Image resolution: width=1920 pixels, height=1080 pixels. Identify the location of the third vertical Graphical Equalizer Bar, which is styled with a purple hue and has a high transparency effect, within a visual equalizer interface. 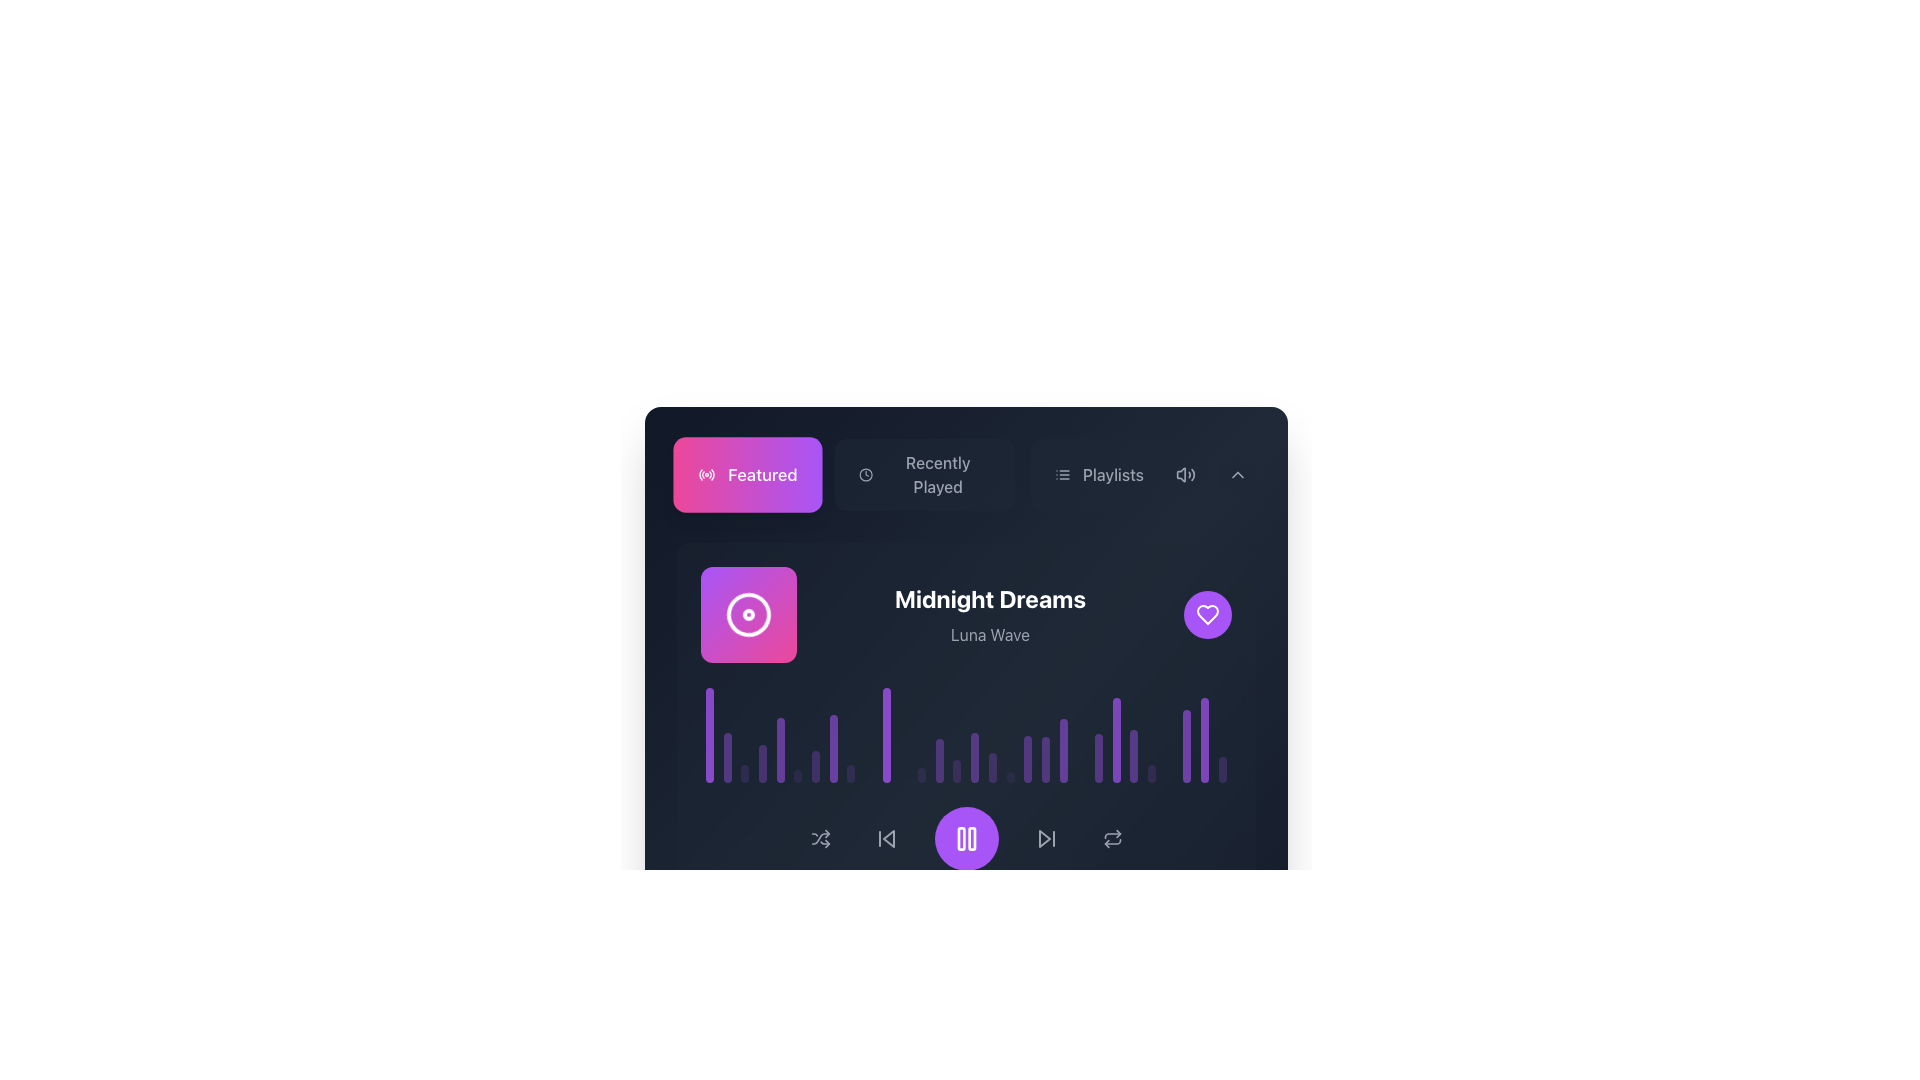
(744, 773).